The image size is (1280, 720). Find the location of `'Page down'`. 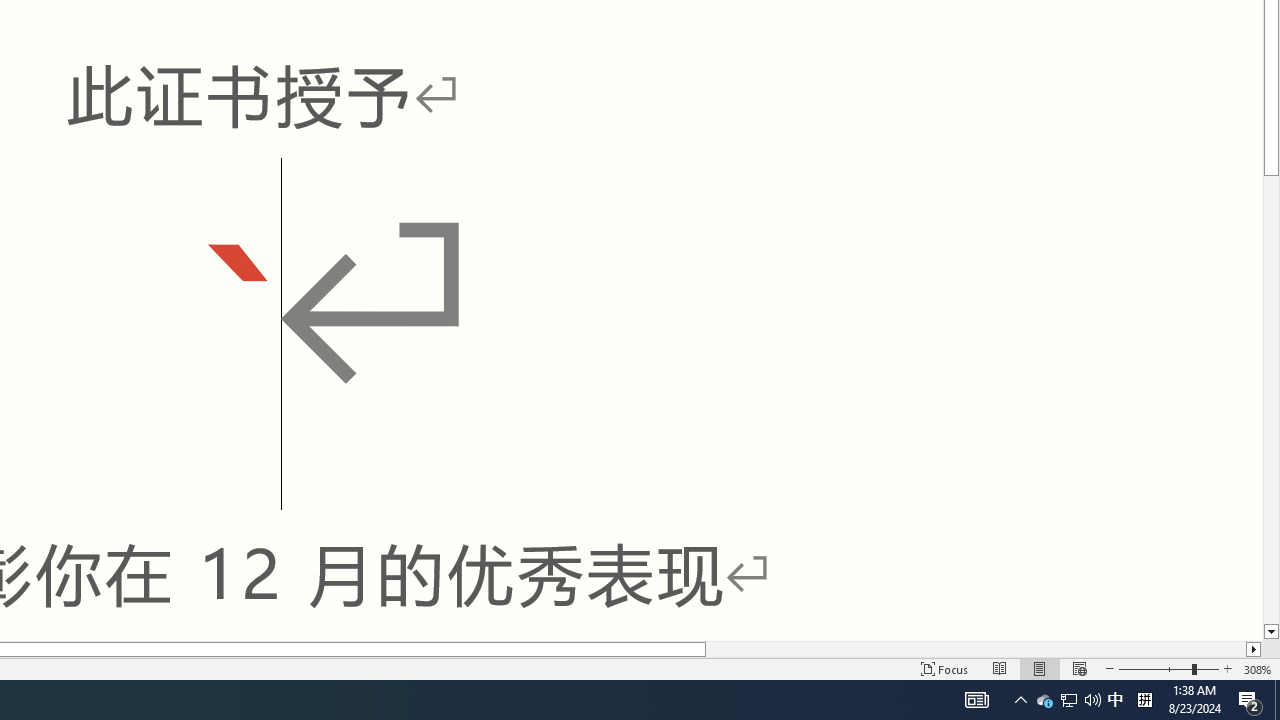

'Page down' is located at coordinates (1270, 399).